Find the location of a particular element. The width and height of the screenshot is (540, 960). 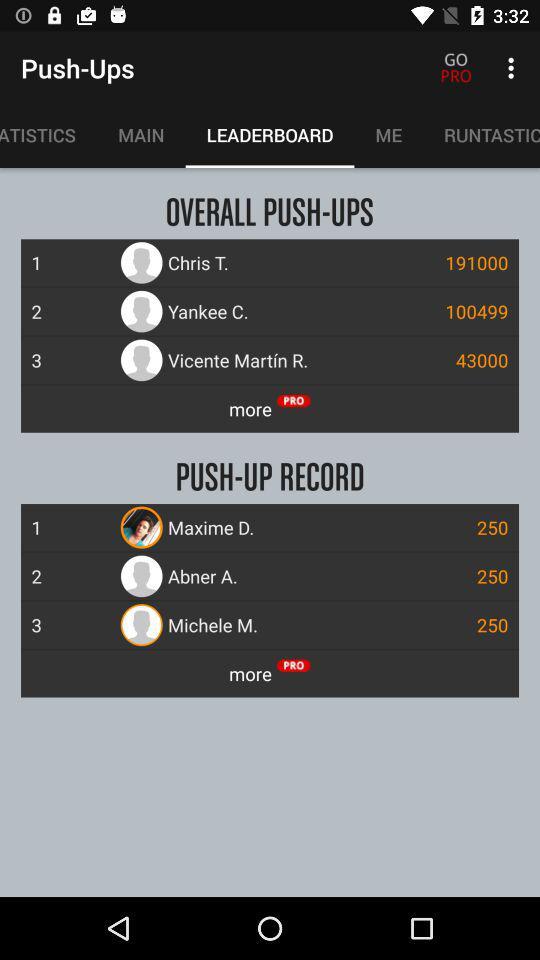

runtastic apps item is located at coordinates (480, 134).